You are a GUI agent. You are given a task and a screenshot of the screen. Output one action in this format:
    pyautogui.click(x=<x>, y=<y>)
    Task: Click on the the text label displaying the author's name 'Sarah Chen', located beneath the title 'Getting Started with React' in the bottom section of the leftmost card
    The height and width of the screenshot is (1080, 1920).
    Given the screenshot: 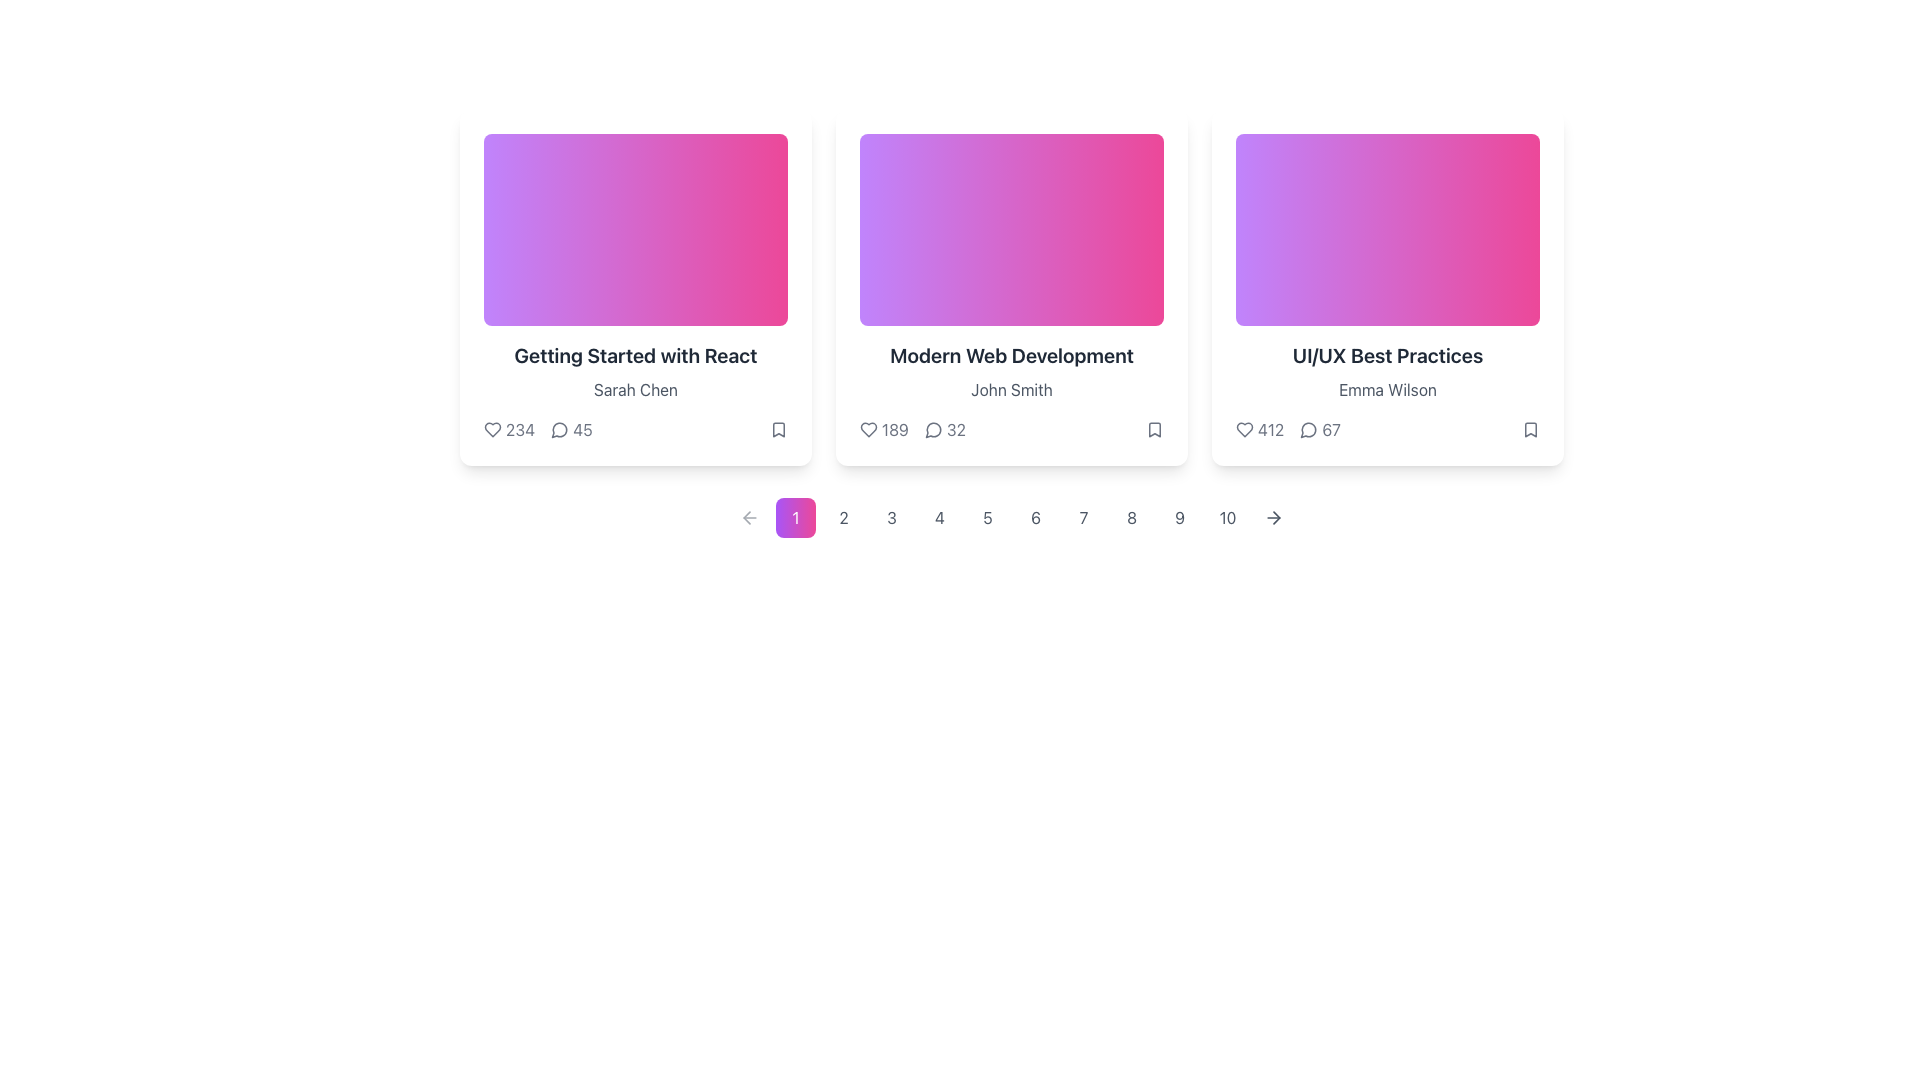 What is the action you would take?
    pyautogui.click(x=634, y=389)
    